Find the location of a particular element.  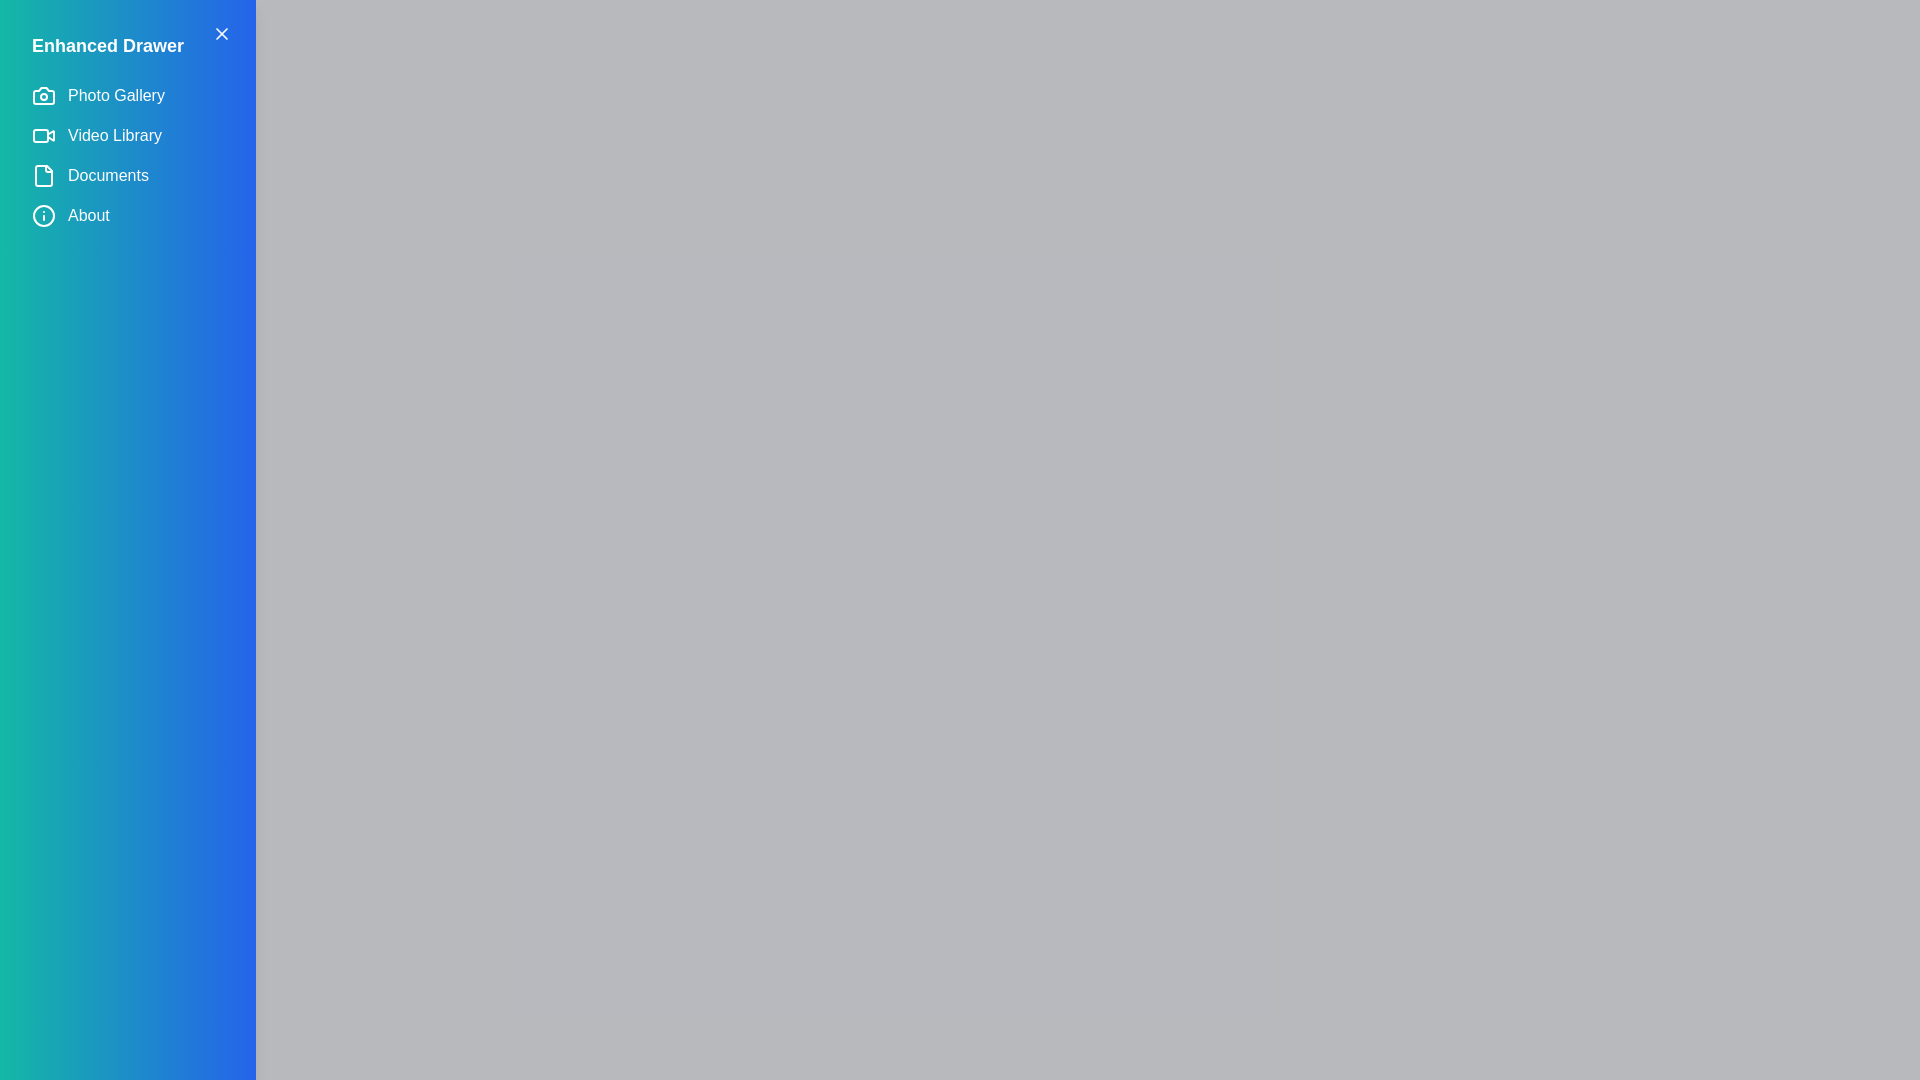

properties of the larger outermost circle that represents the 'About' menu item in the left sidebar is located at coordinates (43, 216).